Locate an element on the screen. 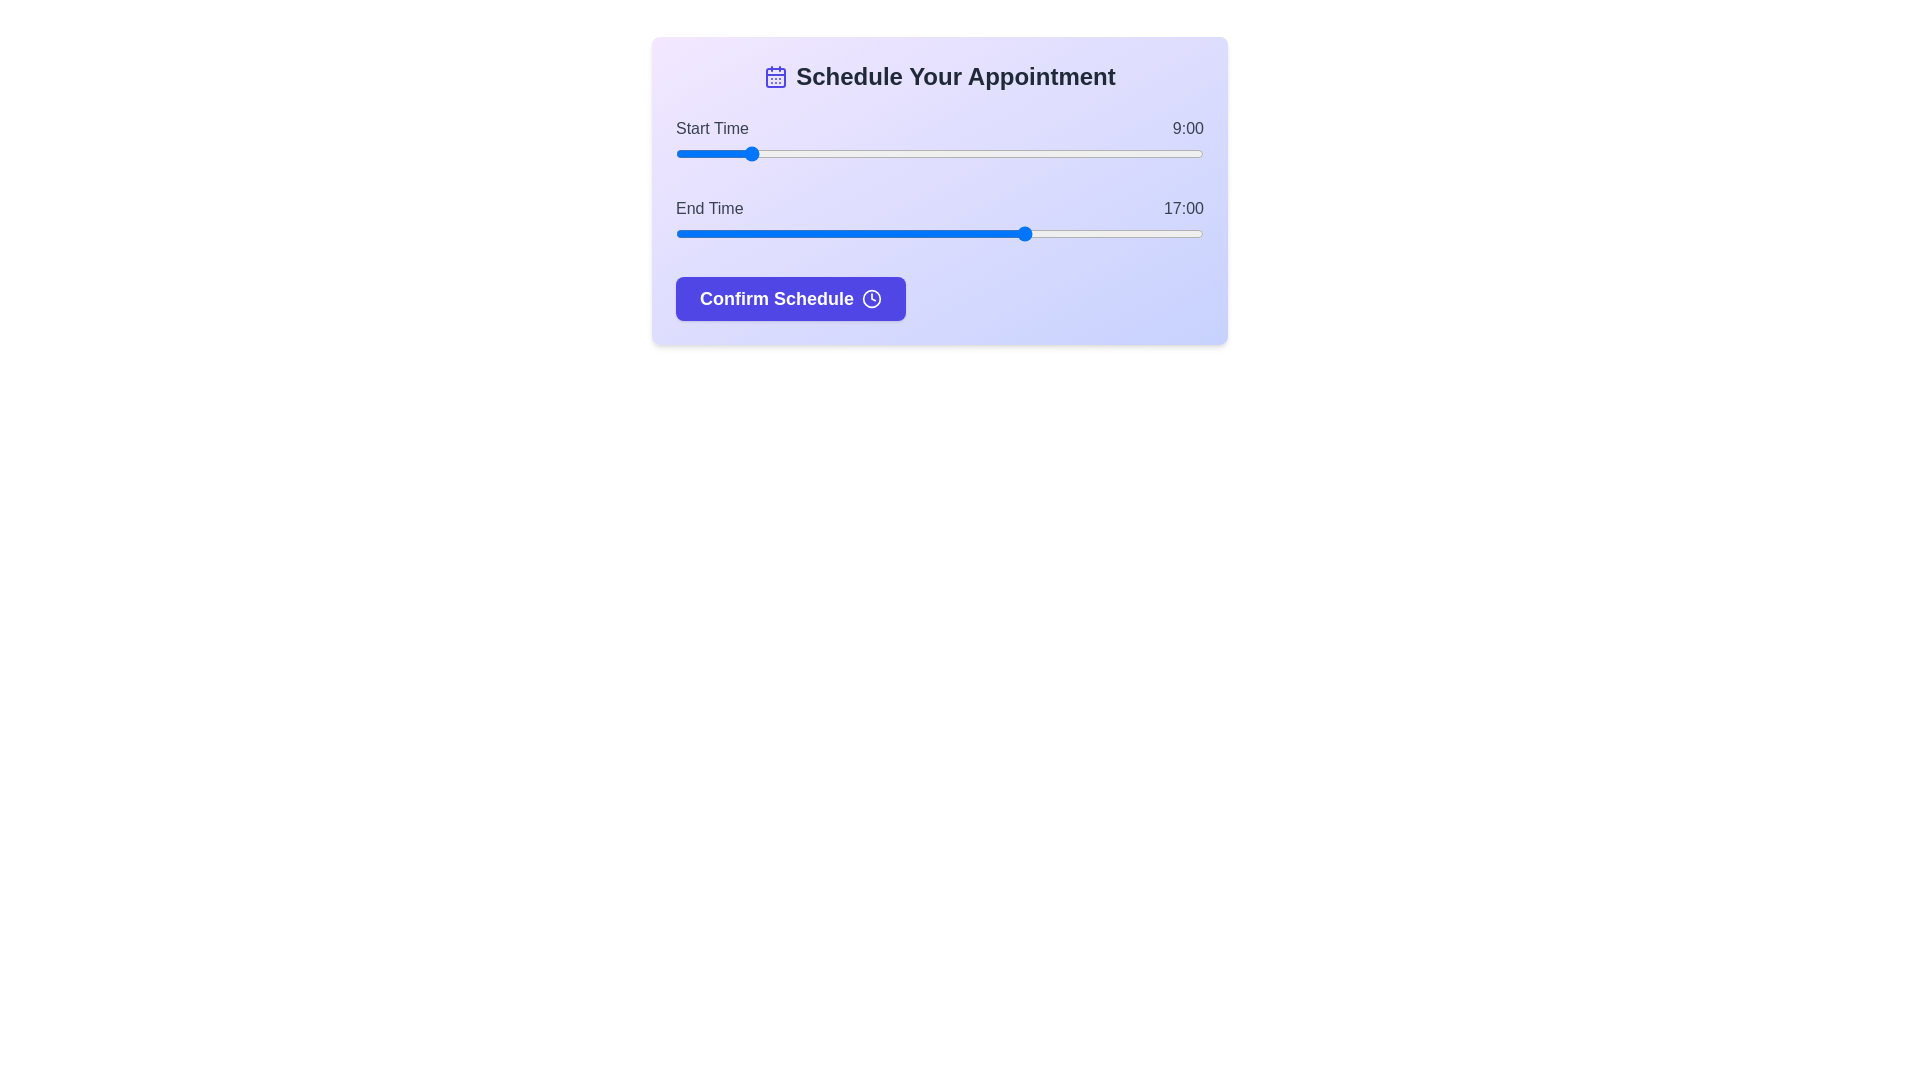  the end time slider to 13 hours is located at coordinates (886, 233).